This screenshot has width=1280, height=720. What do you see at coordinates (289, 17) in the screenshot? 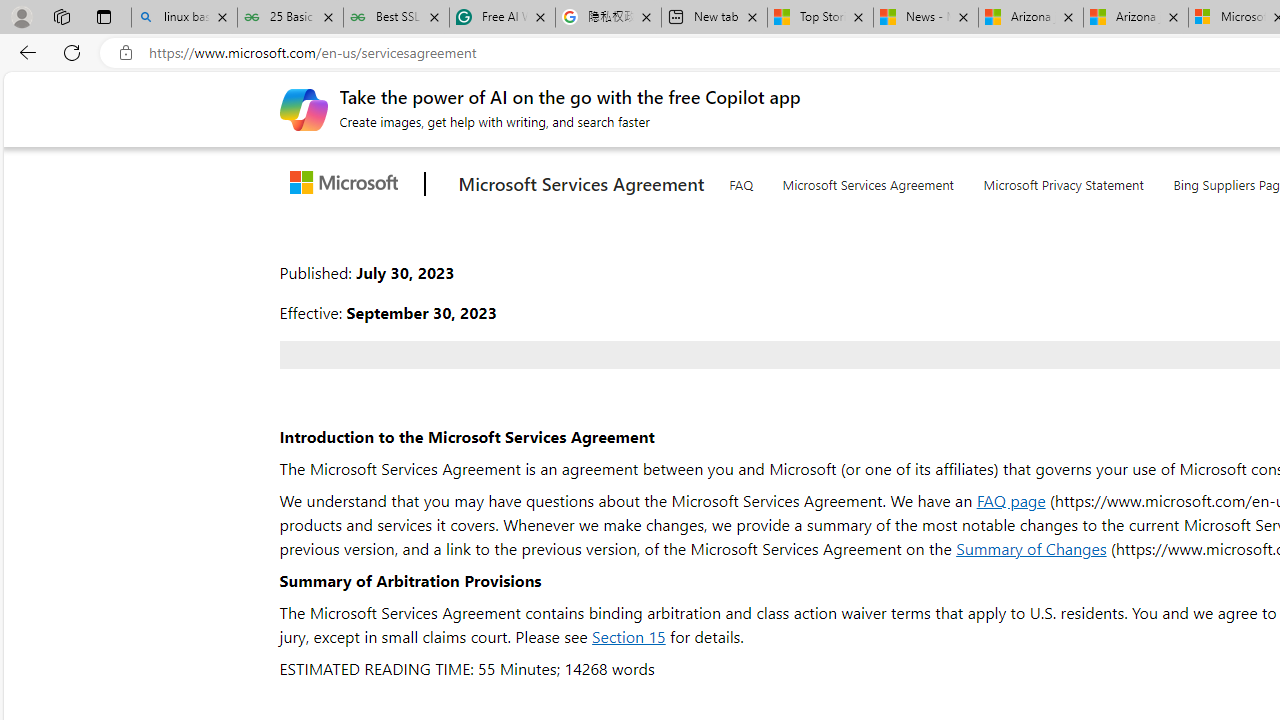
I see `'25 Basic Linux Commands For Beginners - GeeksforGeeks'` at bounding box center [289, 17].